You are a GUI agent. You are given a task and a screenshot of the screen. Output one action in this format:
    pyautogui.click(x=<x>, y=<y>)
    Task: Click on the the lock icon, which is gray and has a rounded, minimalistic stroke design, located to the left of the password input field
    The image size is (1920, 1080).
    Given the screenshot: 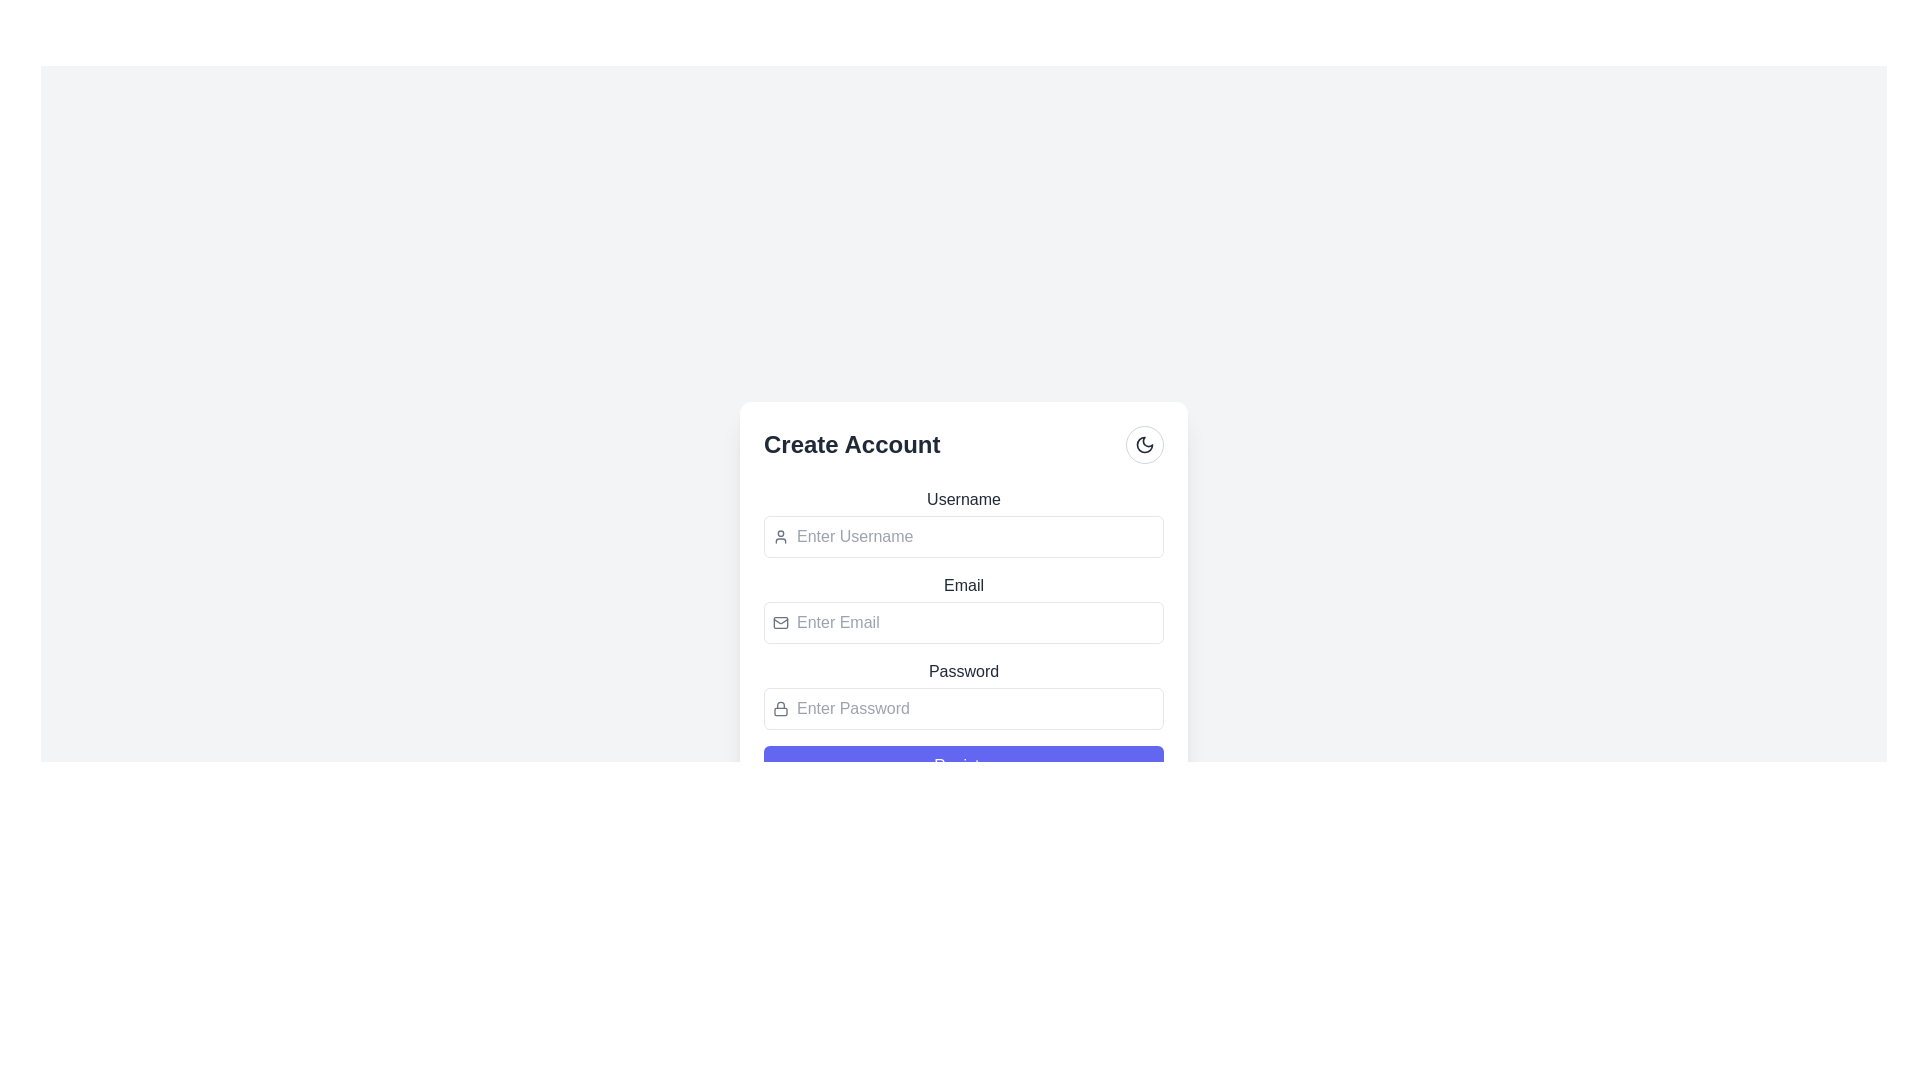 What is the action you would take?
    pyautogui.click(x=780, y=708)
    